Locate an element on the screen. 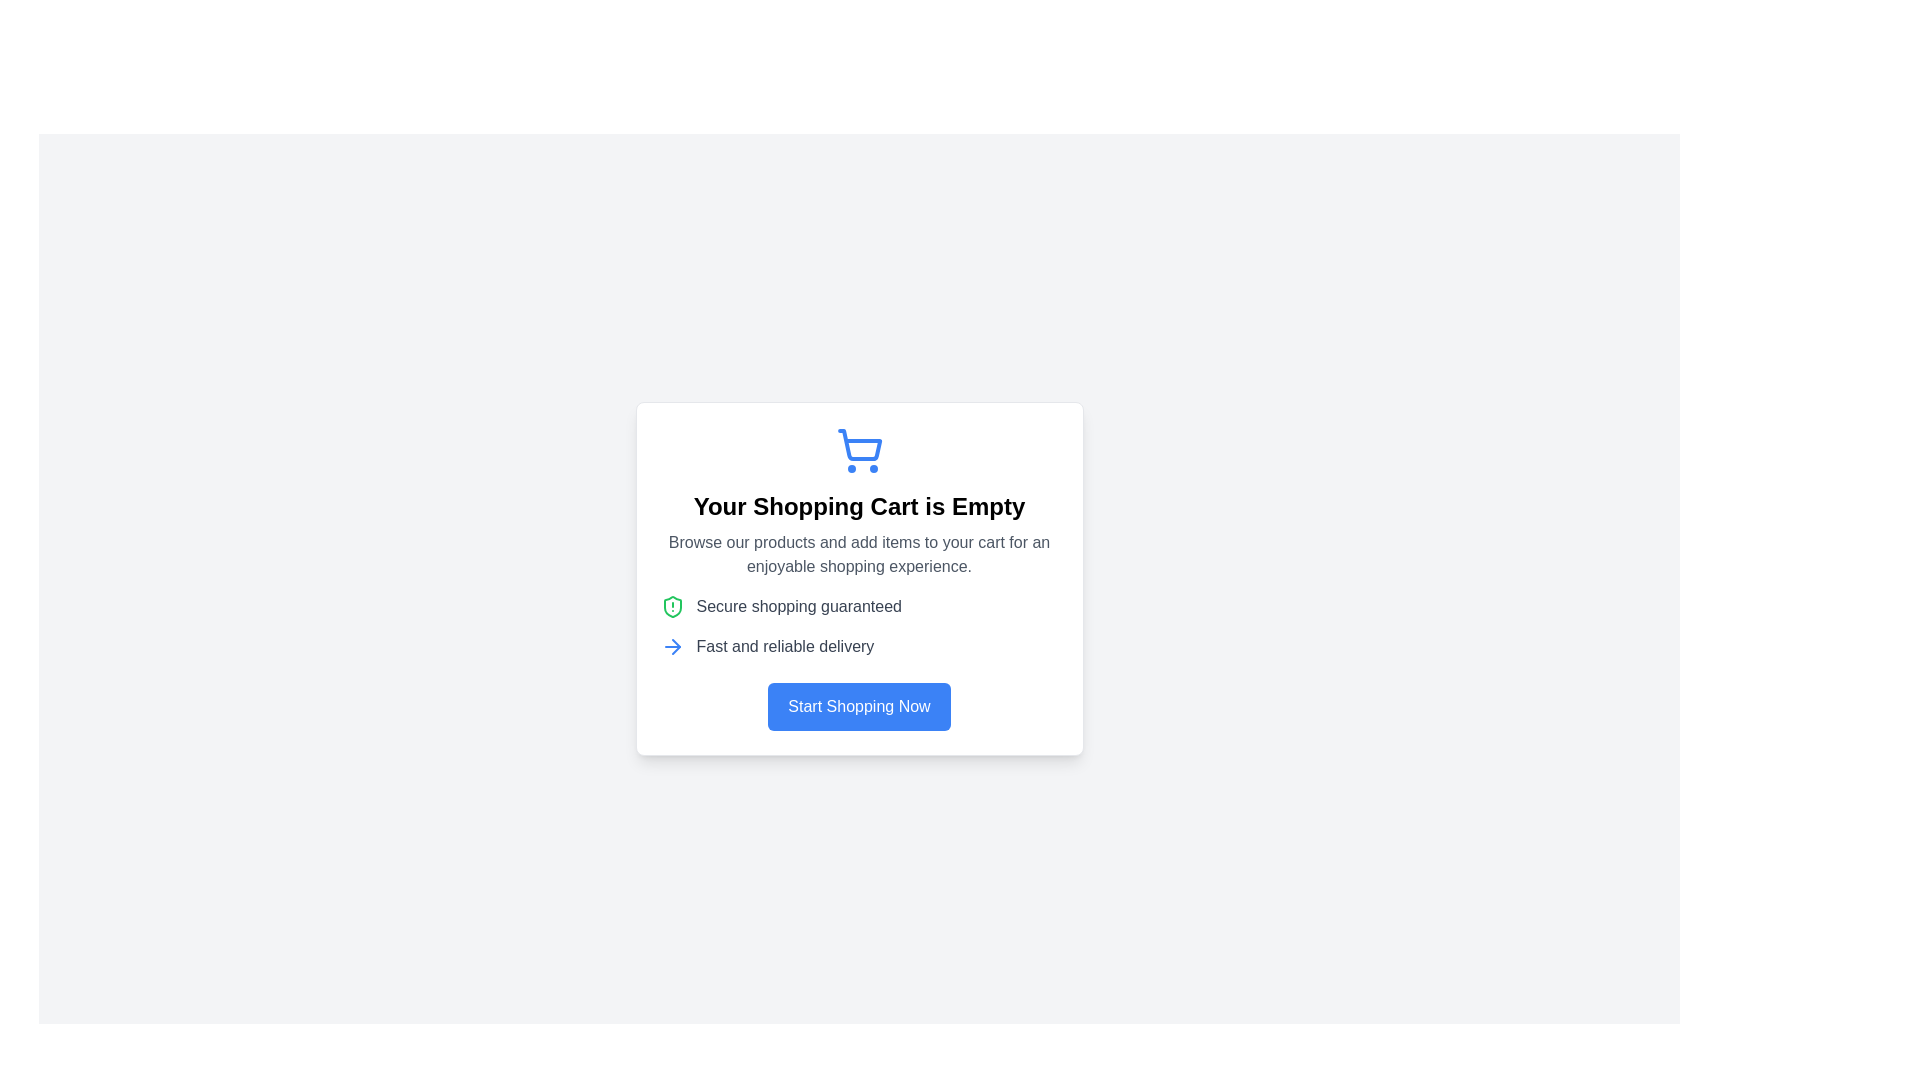  the first item in the vertical list of assurances, which includes informative text and an icon, located directly above 'Fast and reliable delivery' is located at coordinates (859, 605).